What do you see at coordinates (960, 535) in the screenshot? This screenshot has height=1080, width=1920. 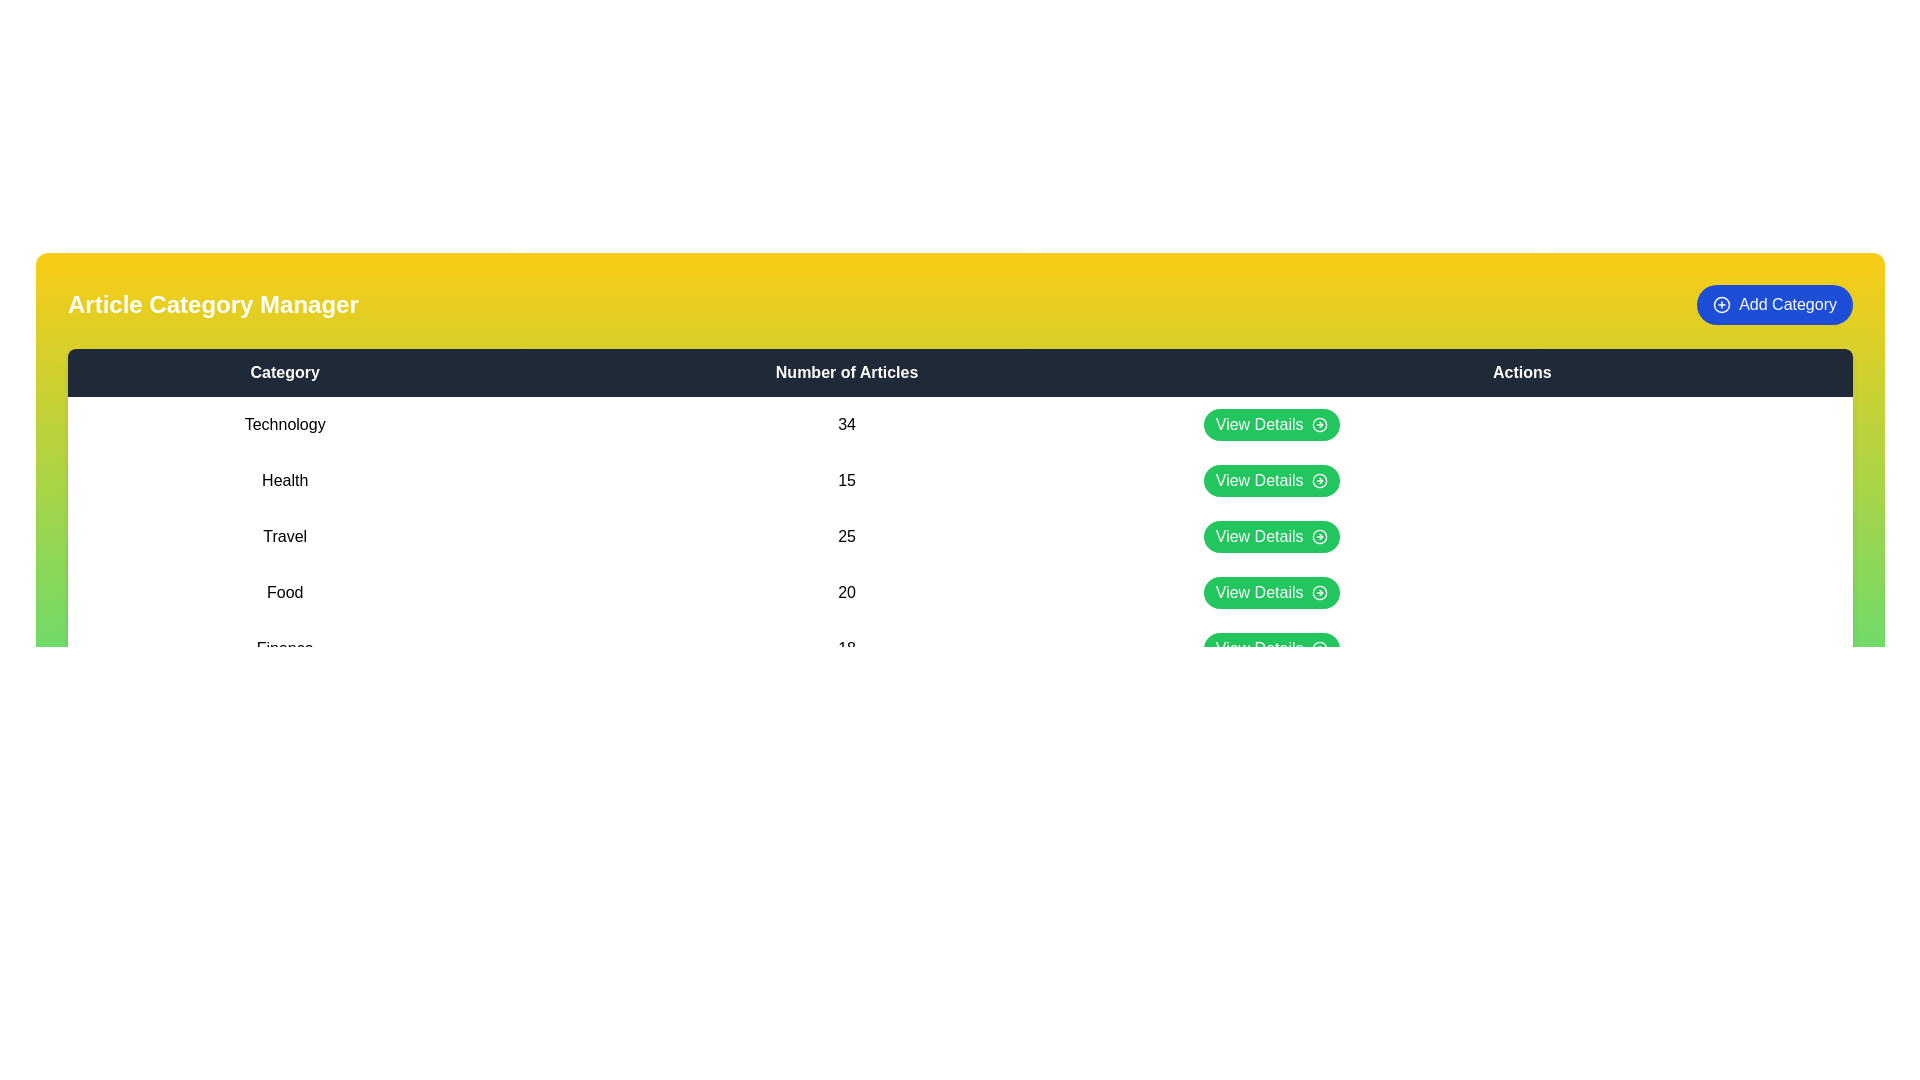 I see `the row corresponding to the category Travel` at bounding box center [960, 535].